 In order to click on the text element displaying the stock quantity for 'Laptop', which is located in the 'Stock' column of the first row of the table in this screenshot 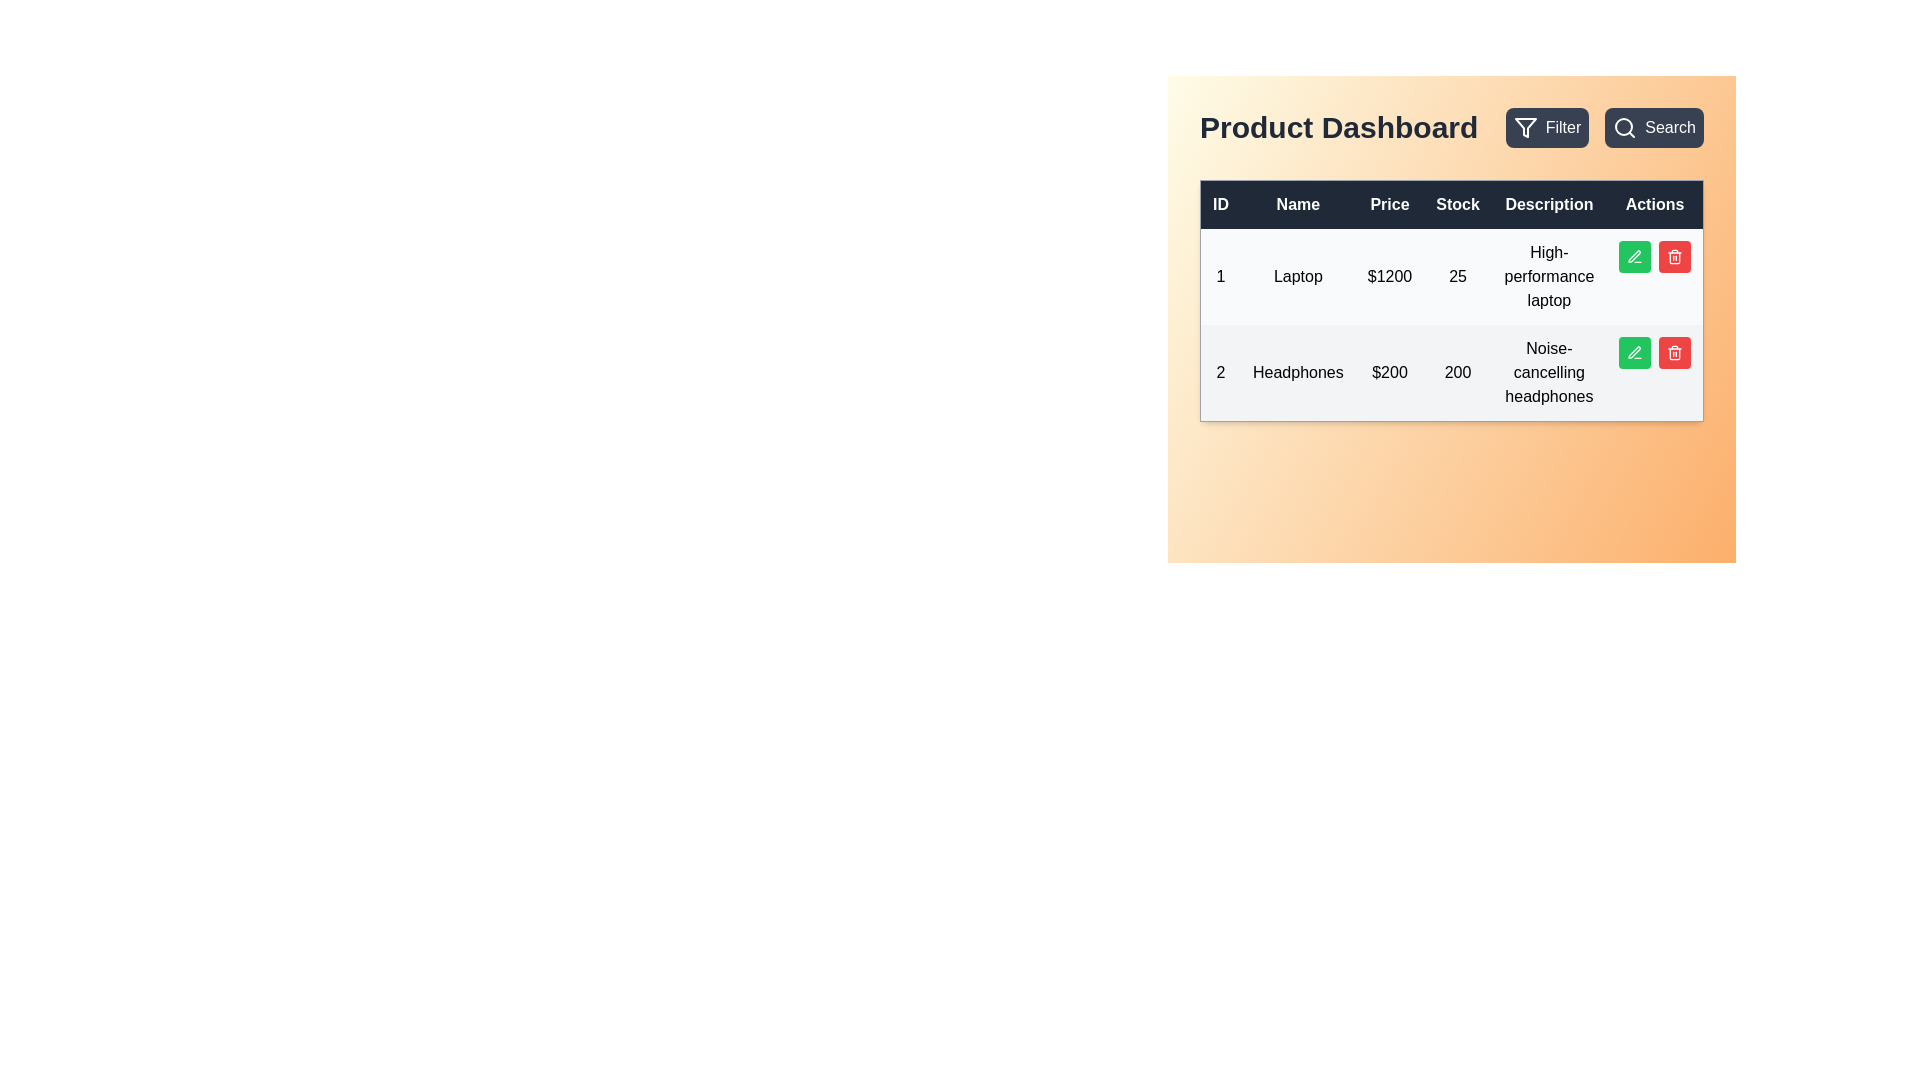, I will do `click(1458, 277)`.